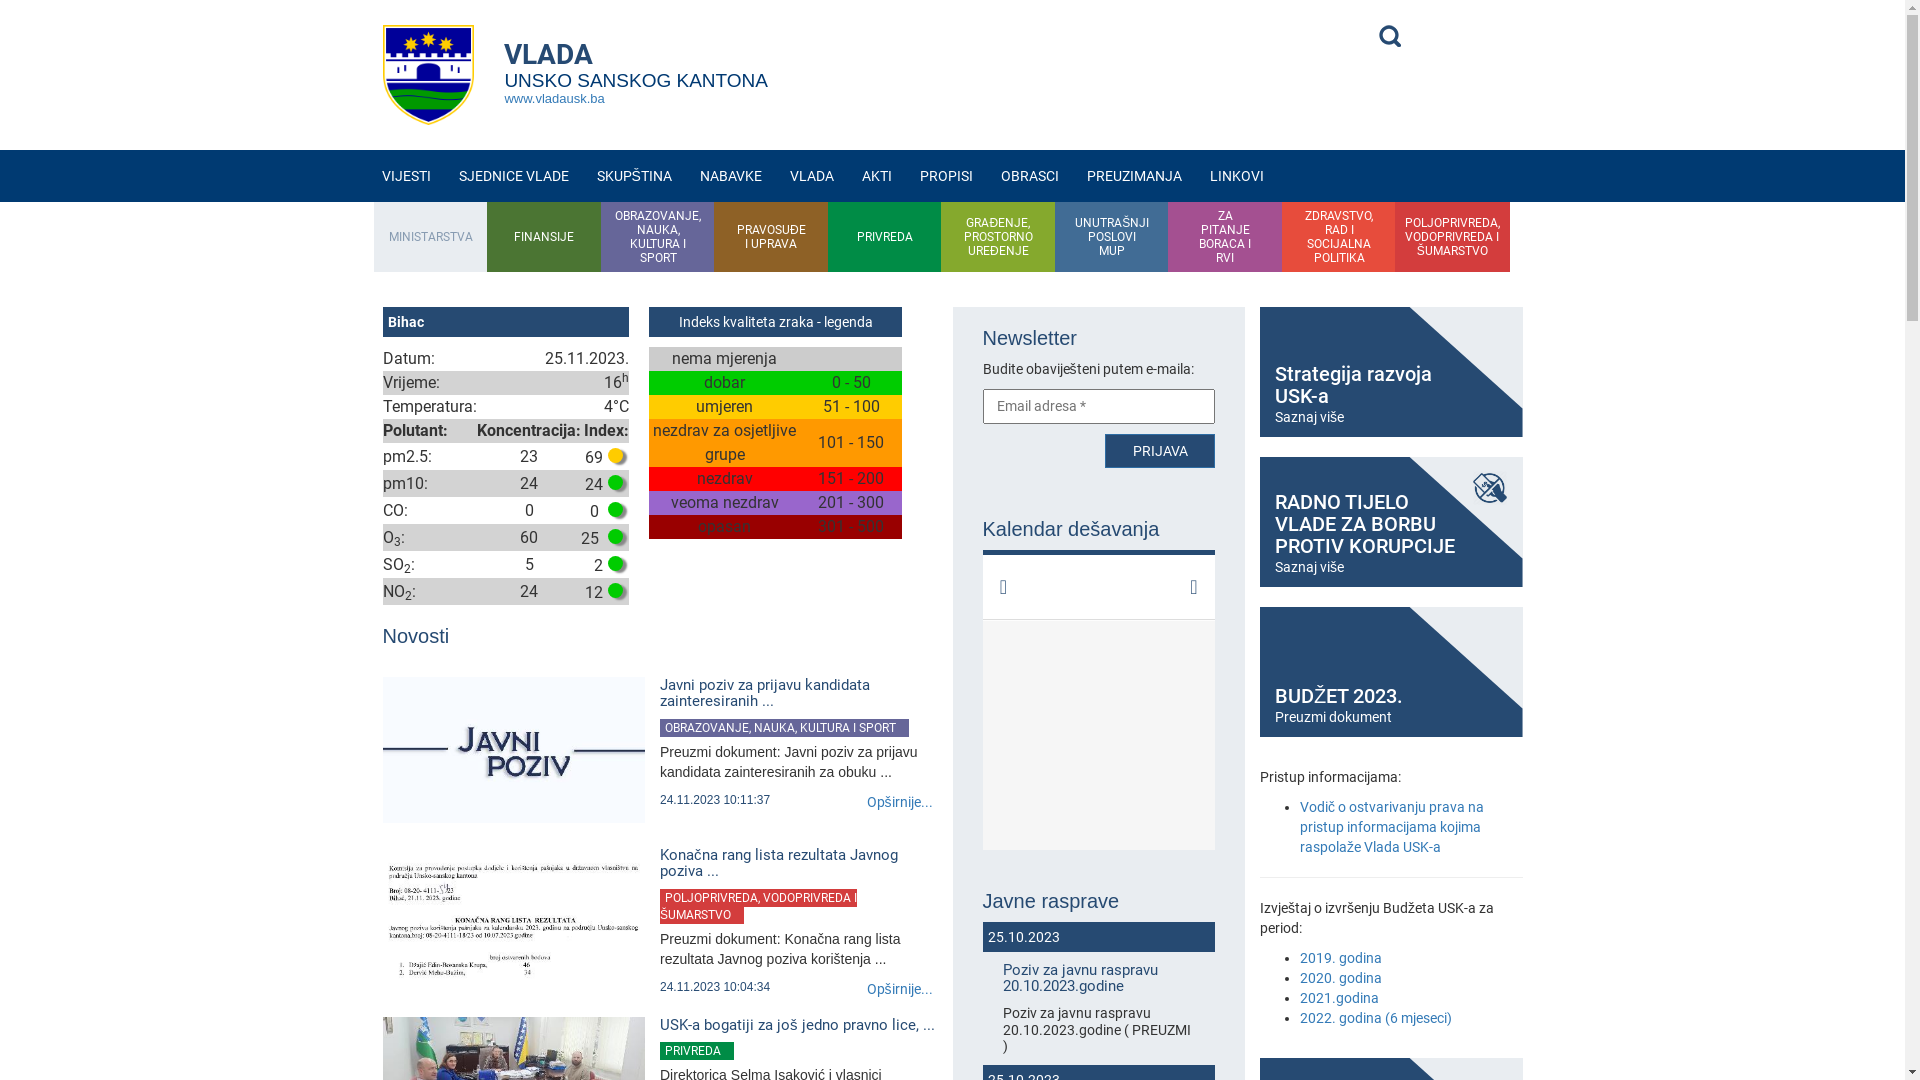 The height and width of the screenshot is (1080, 1920). I want to click on 'PROPISI', so click(945, 175).